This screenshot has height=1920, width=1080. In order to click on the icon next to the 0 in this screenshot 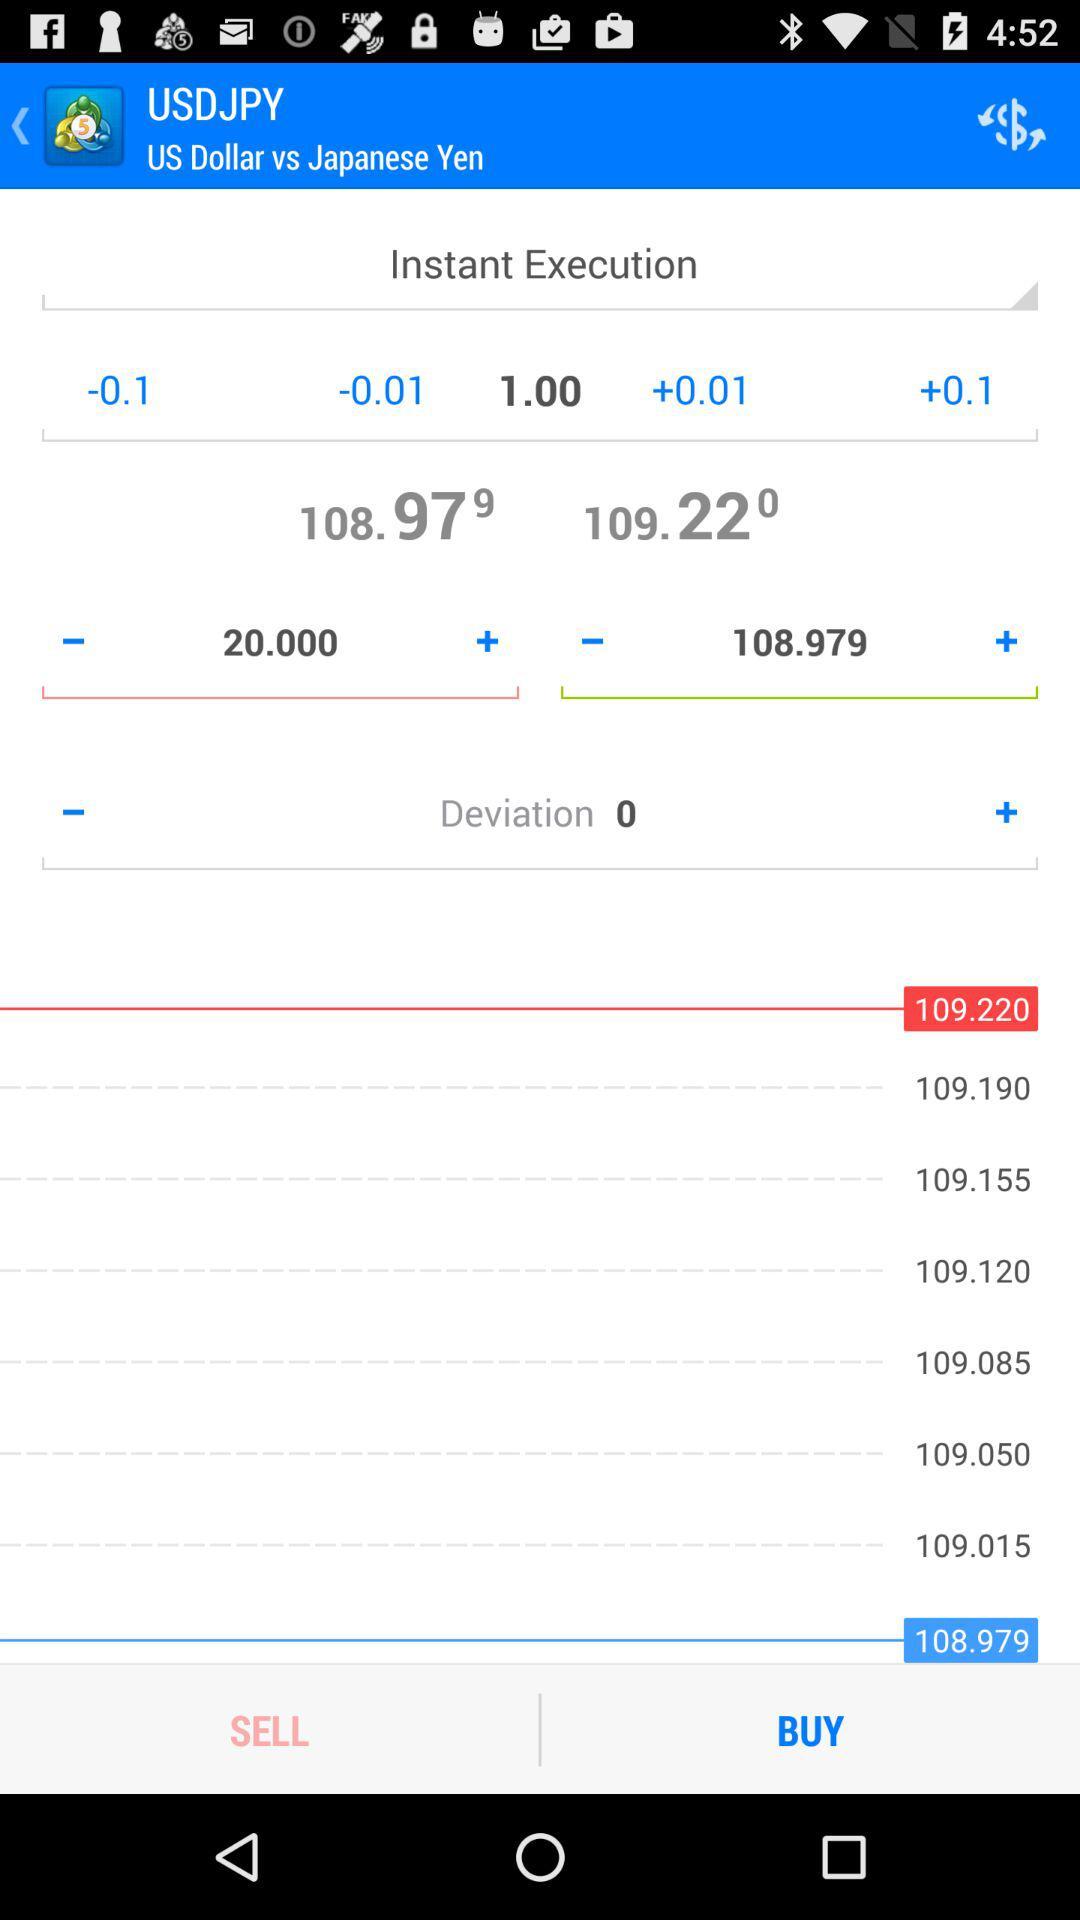, I will do `click(526, 812)`.